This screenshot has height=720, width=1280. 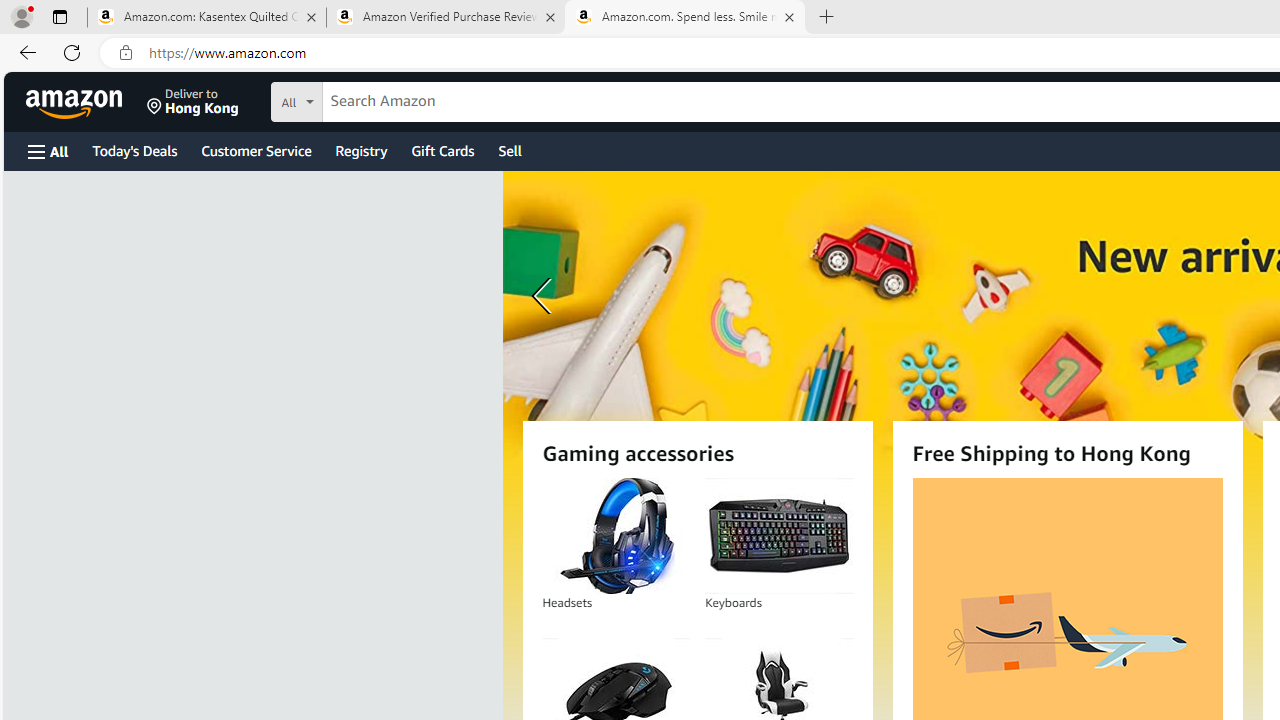 What do you see at coordinates (777, 535) in the screenshot?
I see `'Keyboards'` at bounding box center [777, 535].